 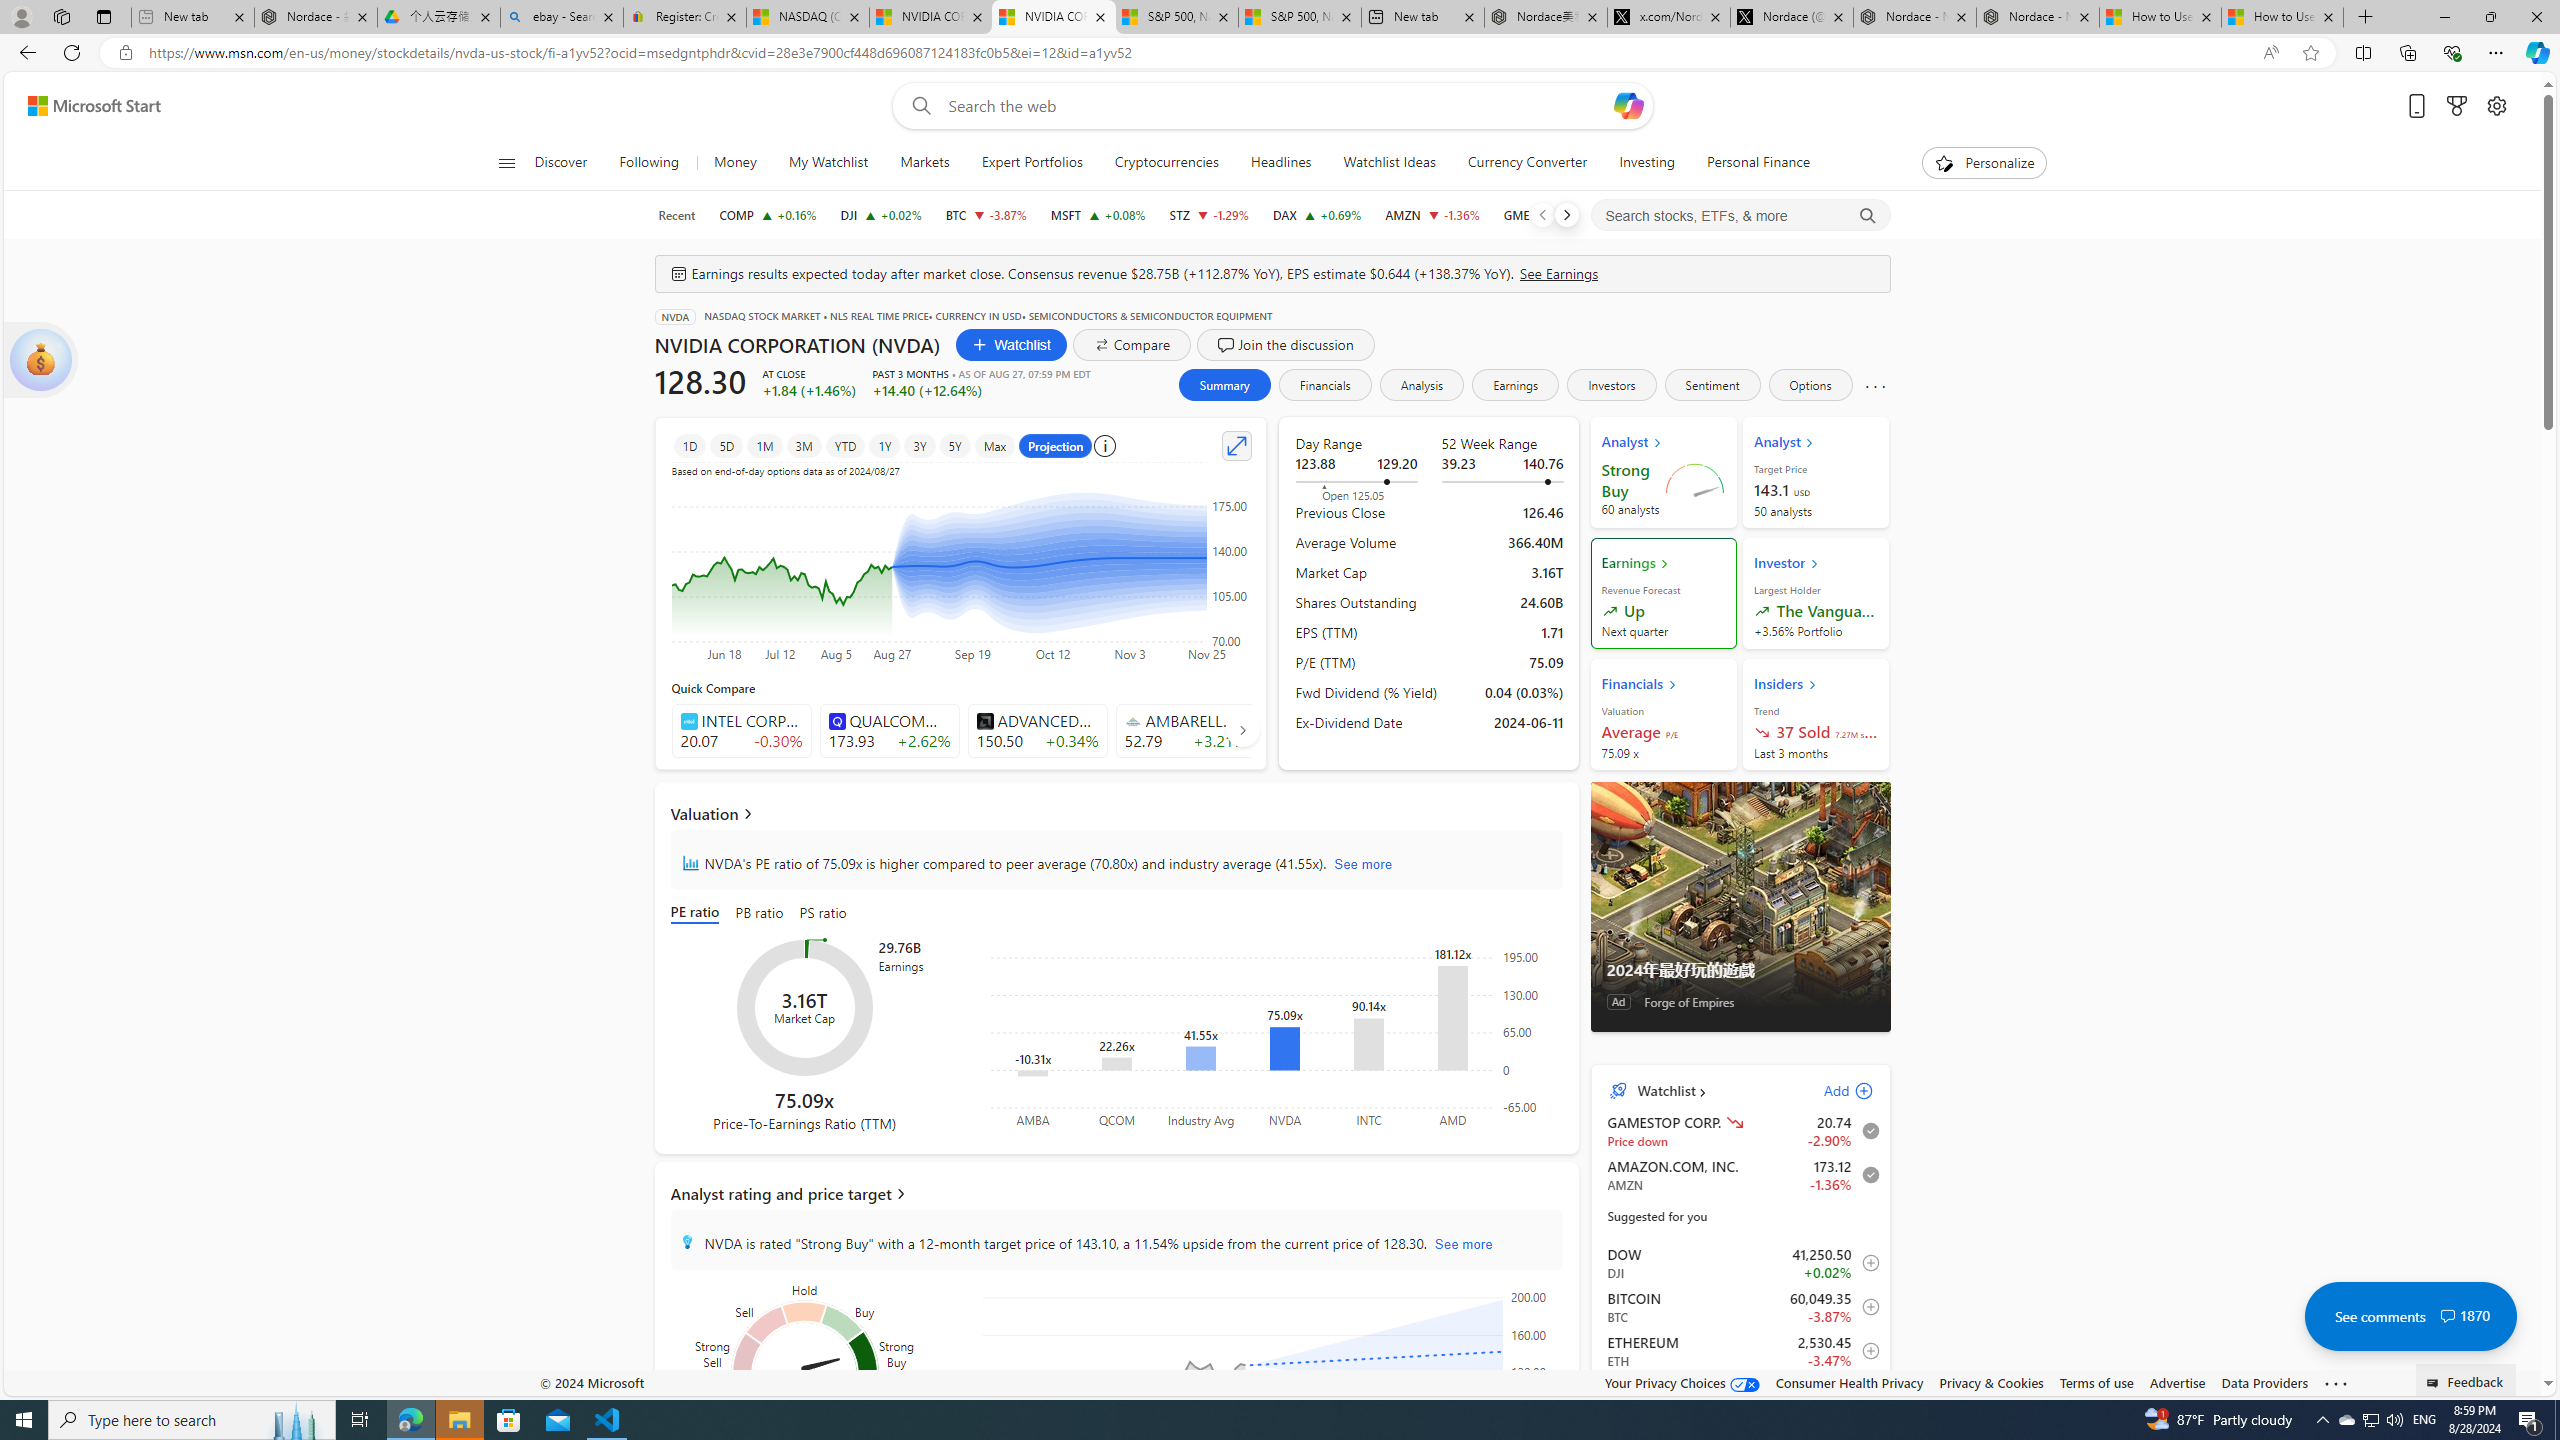 What do you see at coordinates (1132, 344) in the screenshot?
I see `'Compare'` at bounding box center [1132, 344].